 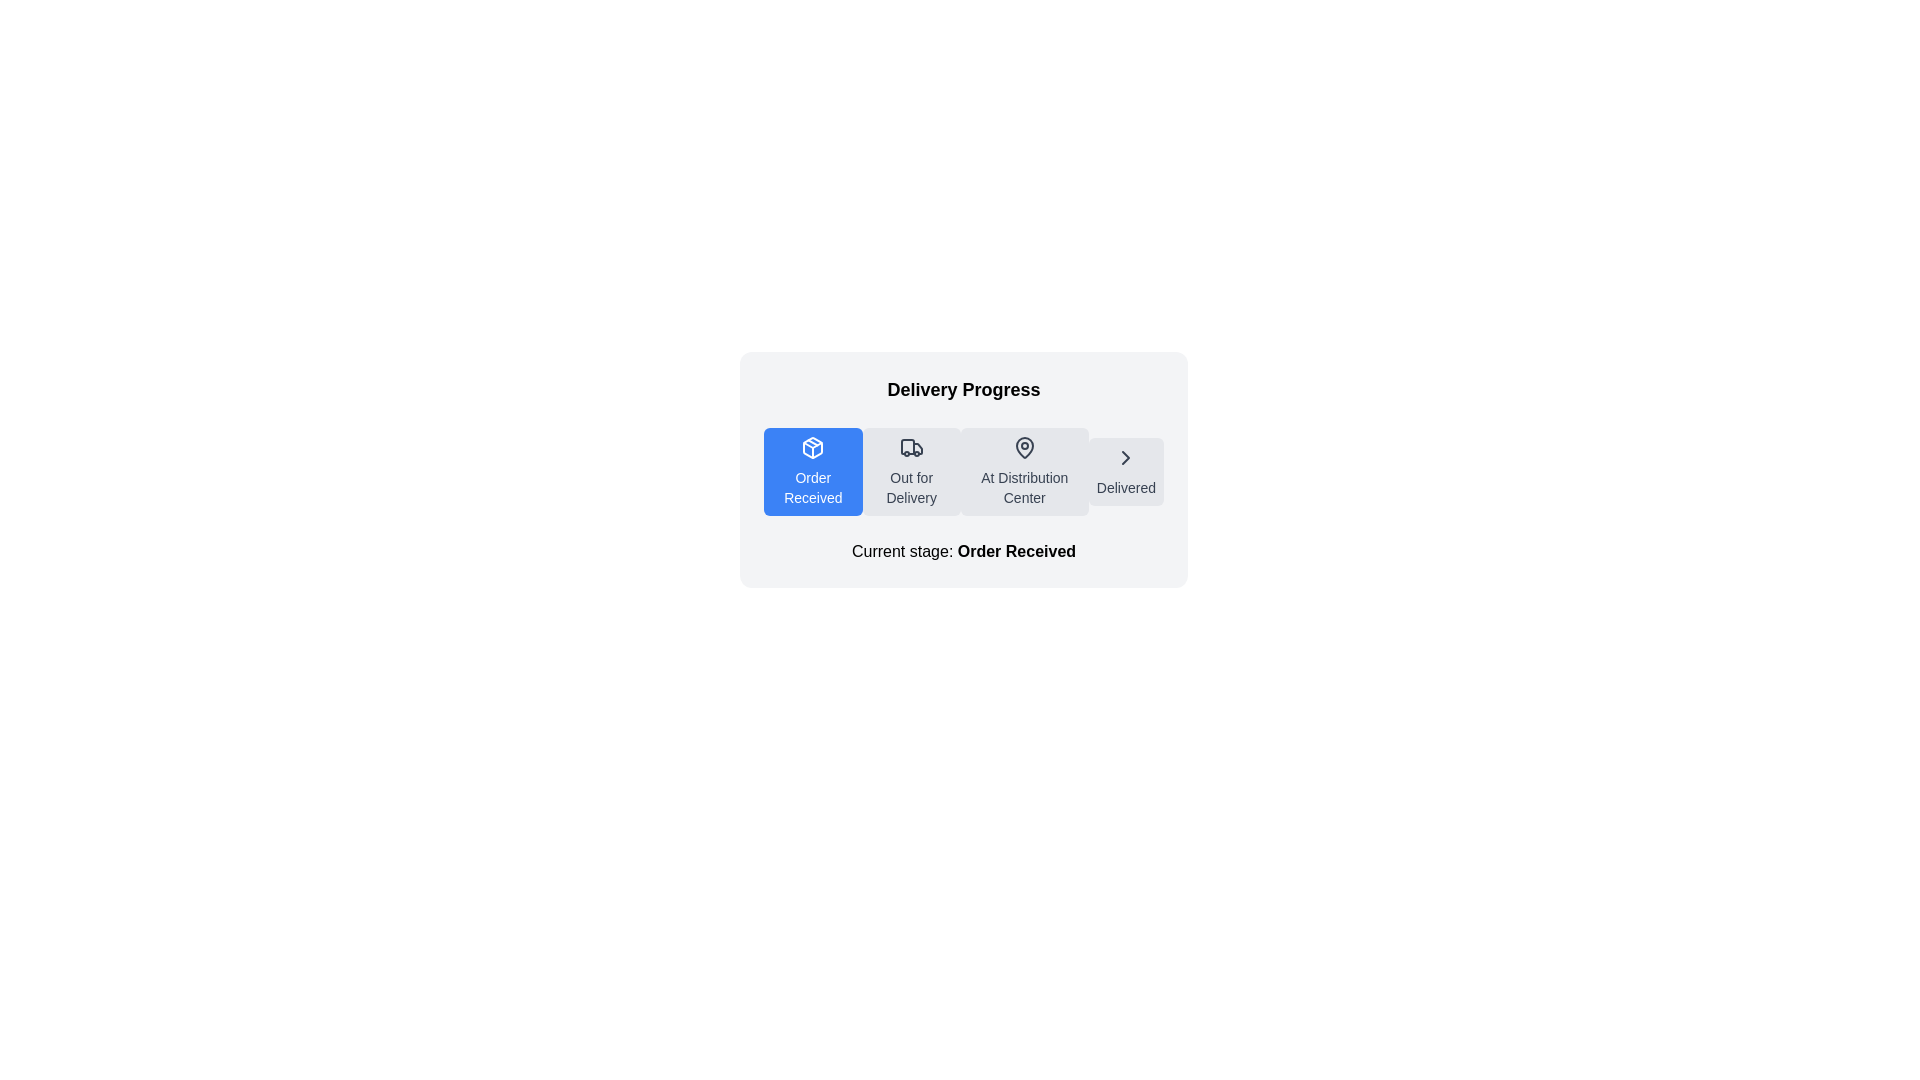 I want to click on map pin icon on the inactive 'At Distribution Center' progress tracker stage indicator button, which has a light gray background and dark gray text, so click(x=1024, y=471).